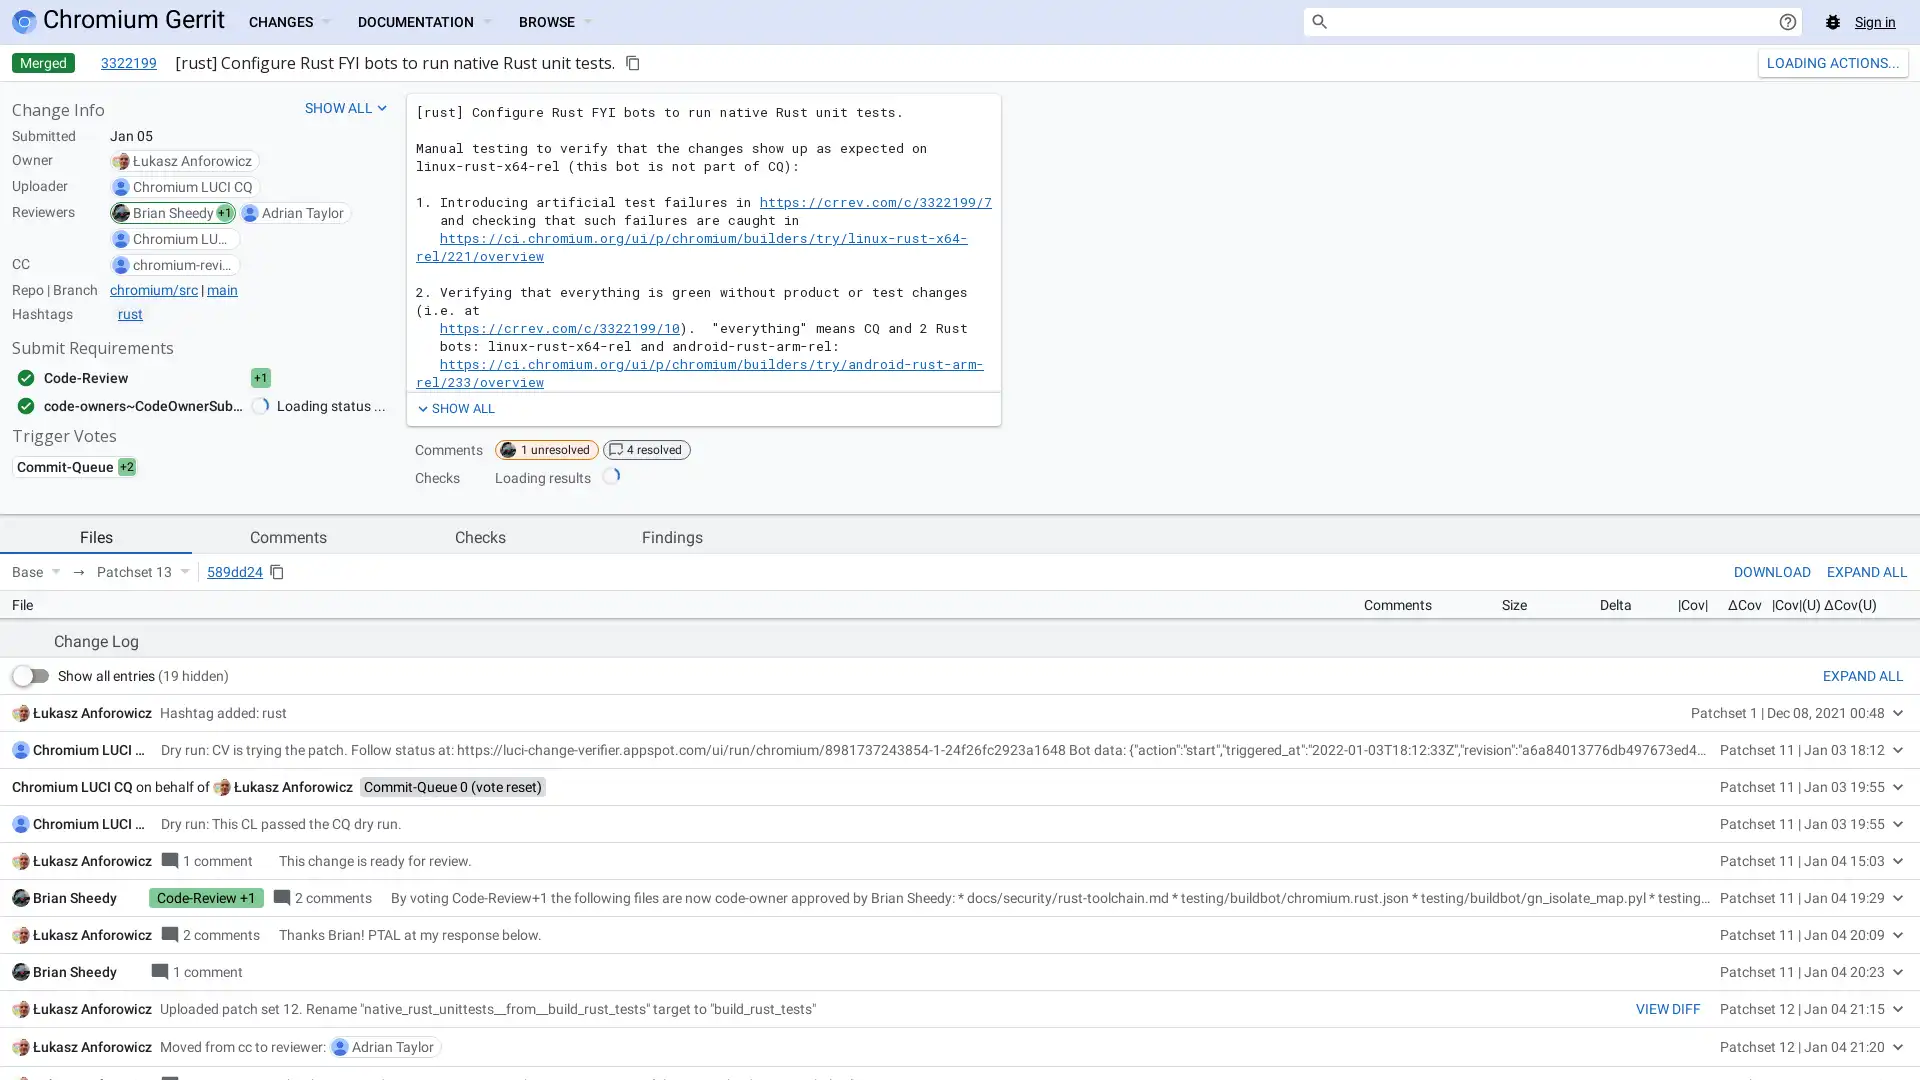  Describe the element at coordinates (163, 378) in the screenshot. I see `satisfied Code-Review +1` at that location.